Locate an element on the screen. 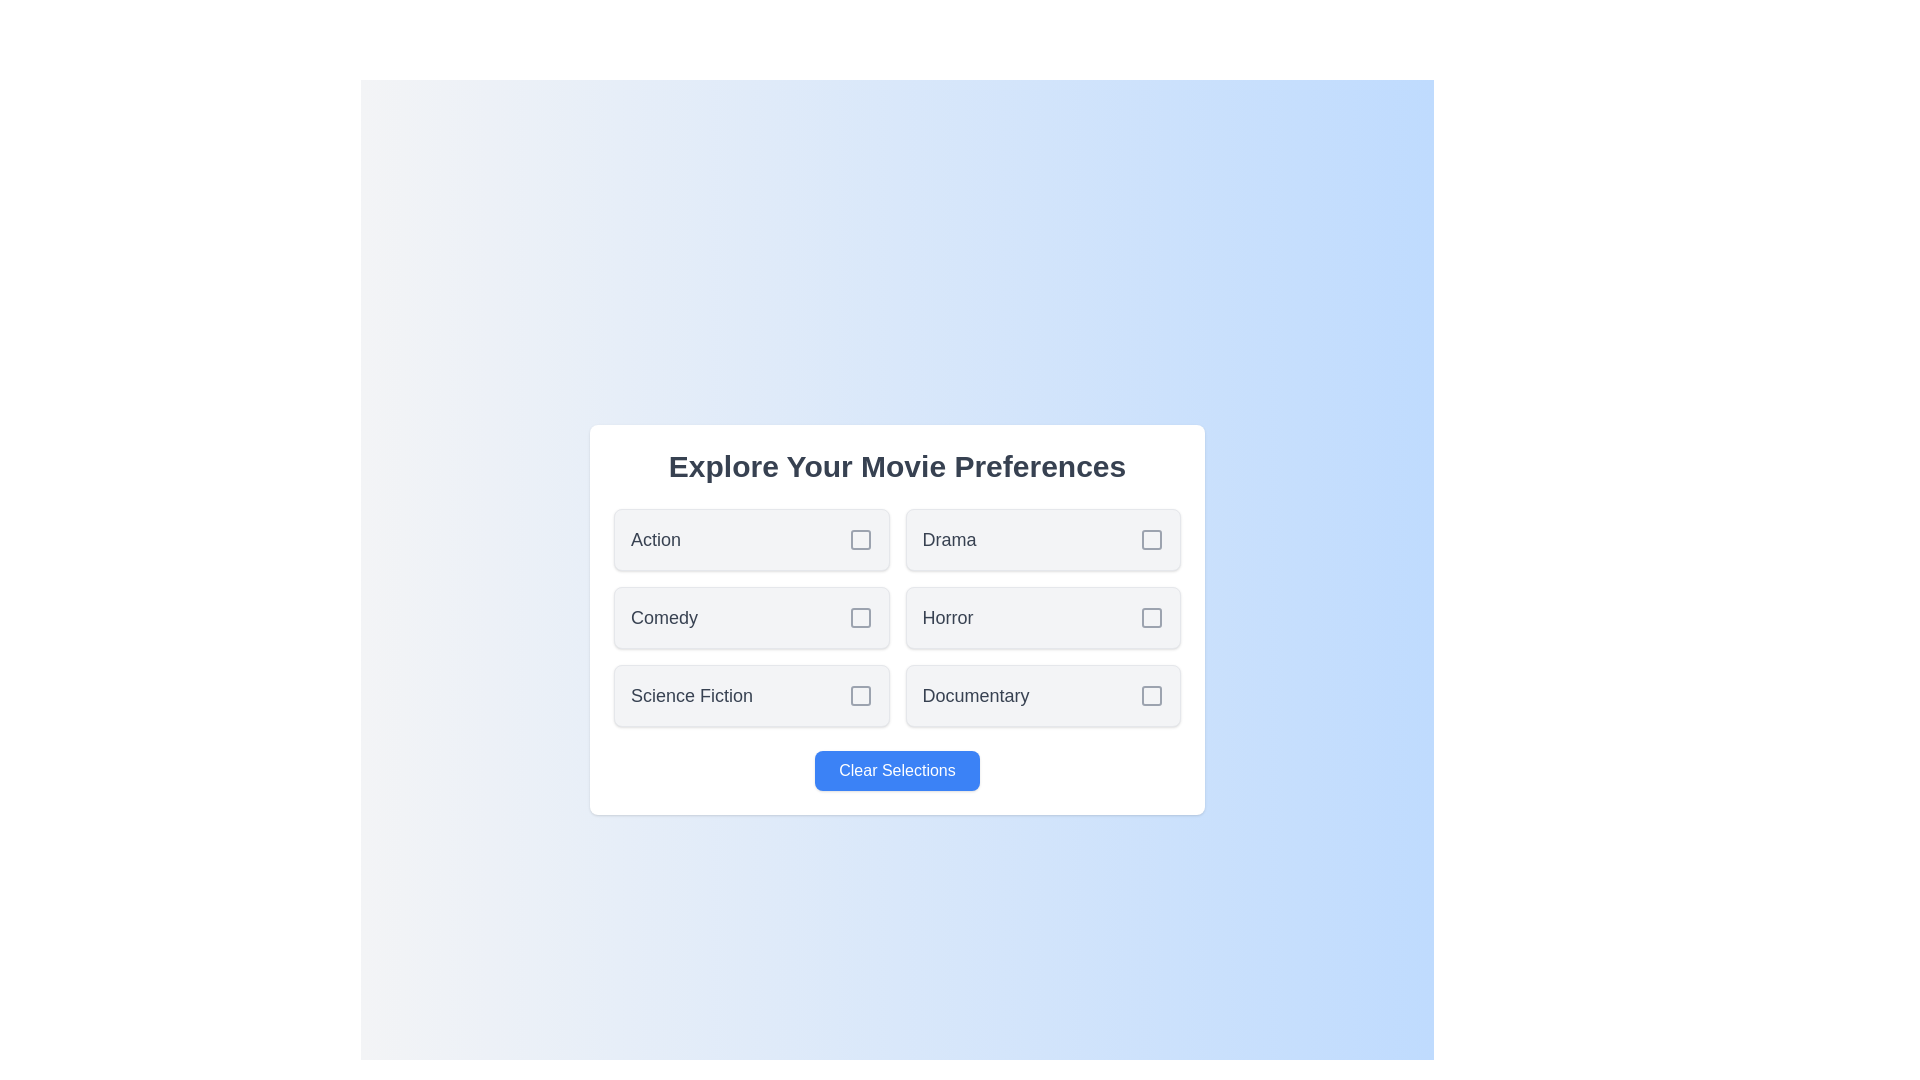 This screenshot has height=1080, width=1920. 'Clear Selections' button to clear all selected movie genres is located at coordinates (896, 770).